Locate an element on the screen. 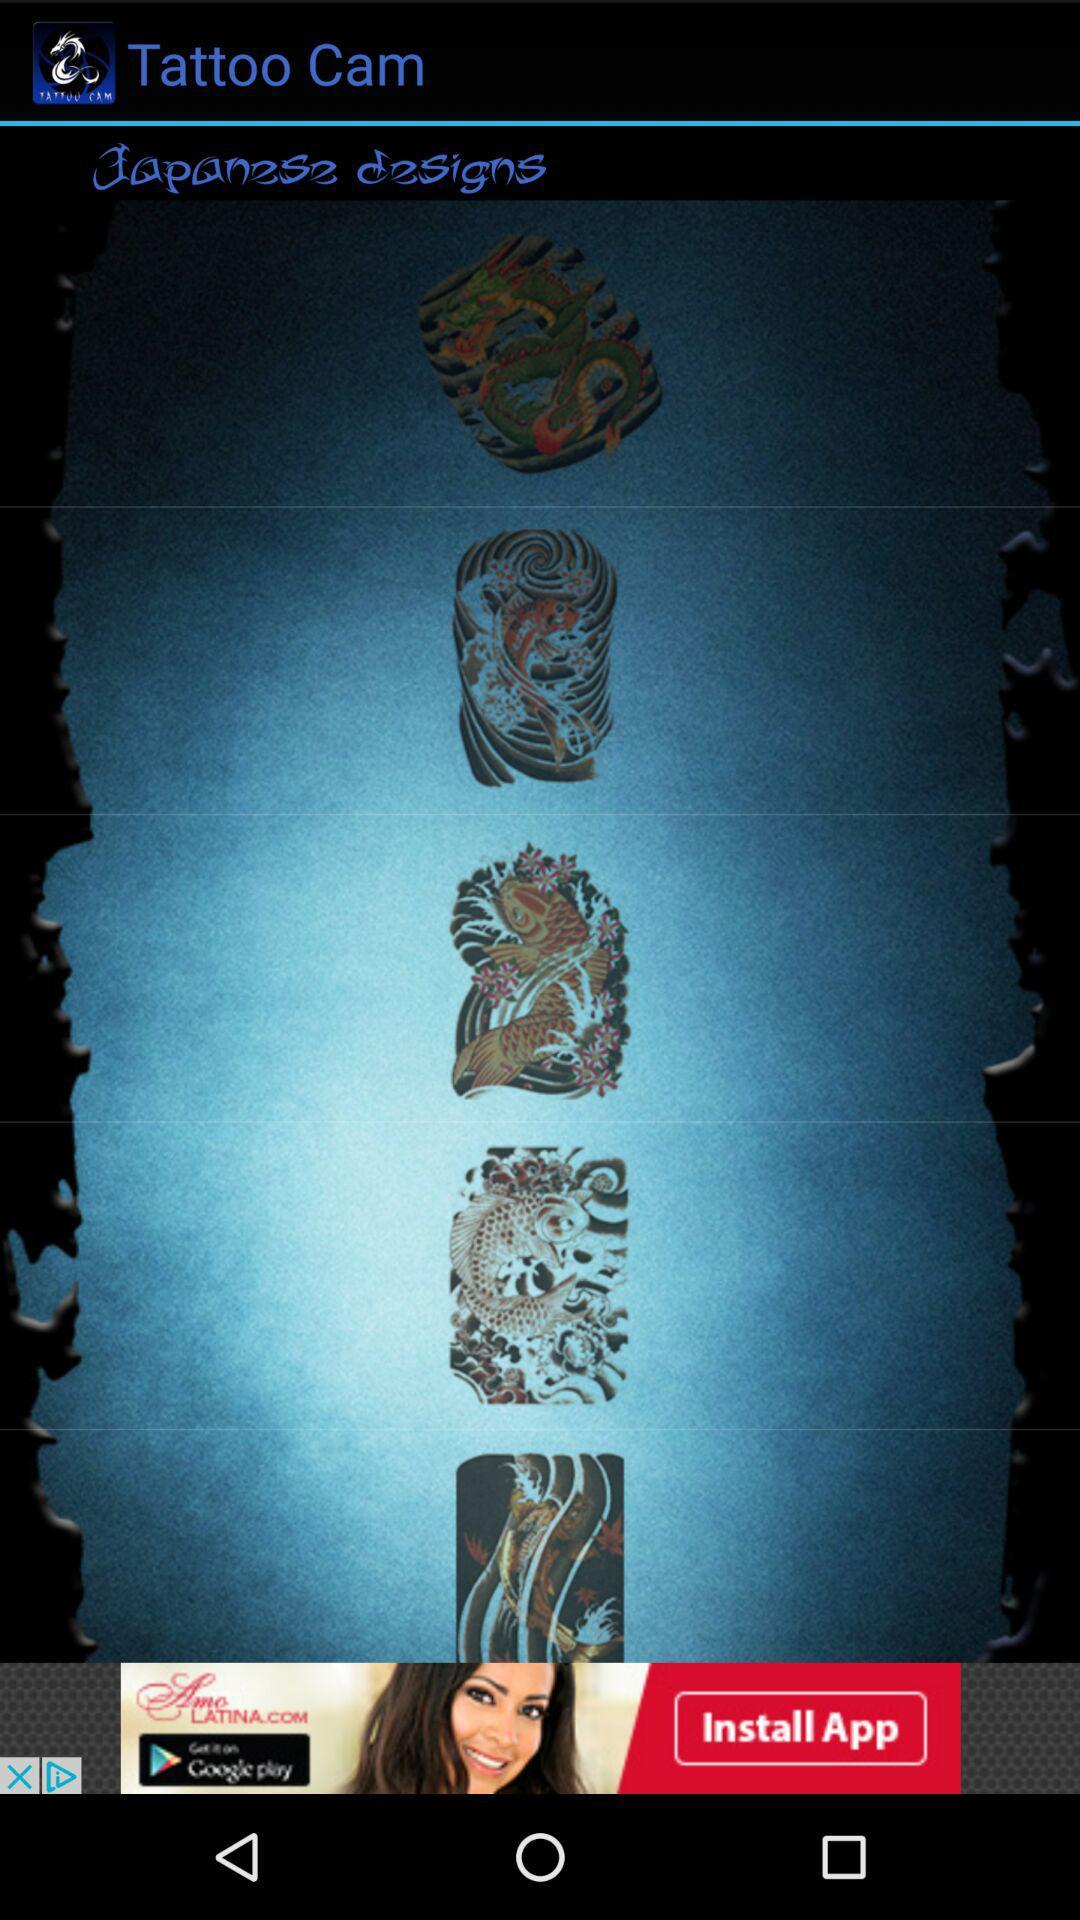  link in advertisement is located at coordinates (540, 1727).